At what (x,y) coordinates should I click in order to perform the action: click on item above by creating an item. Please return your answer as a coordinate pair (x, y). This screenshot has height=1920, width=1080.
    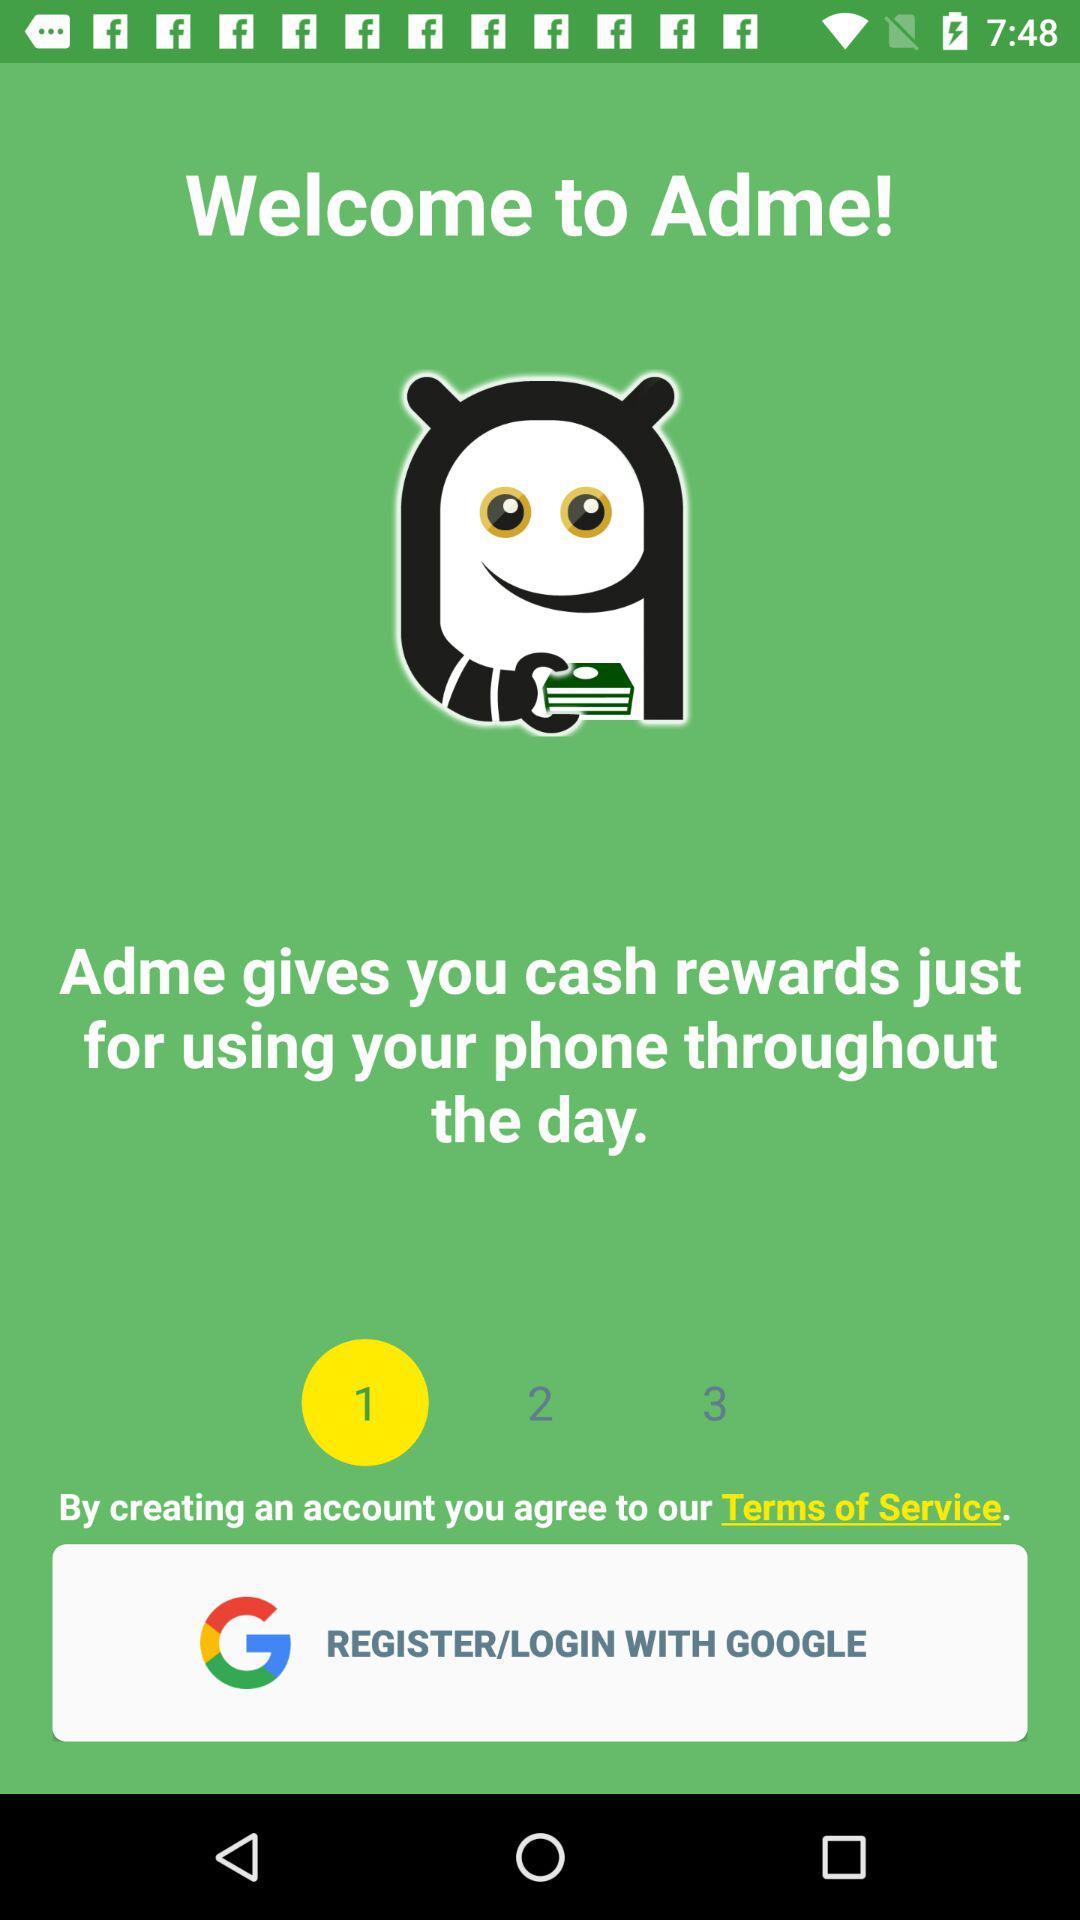
    Looking at the image, I should click on (365, 1401).